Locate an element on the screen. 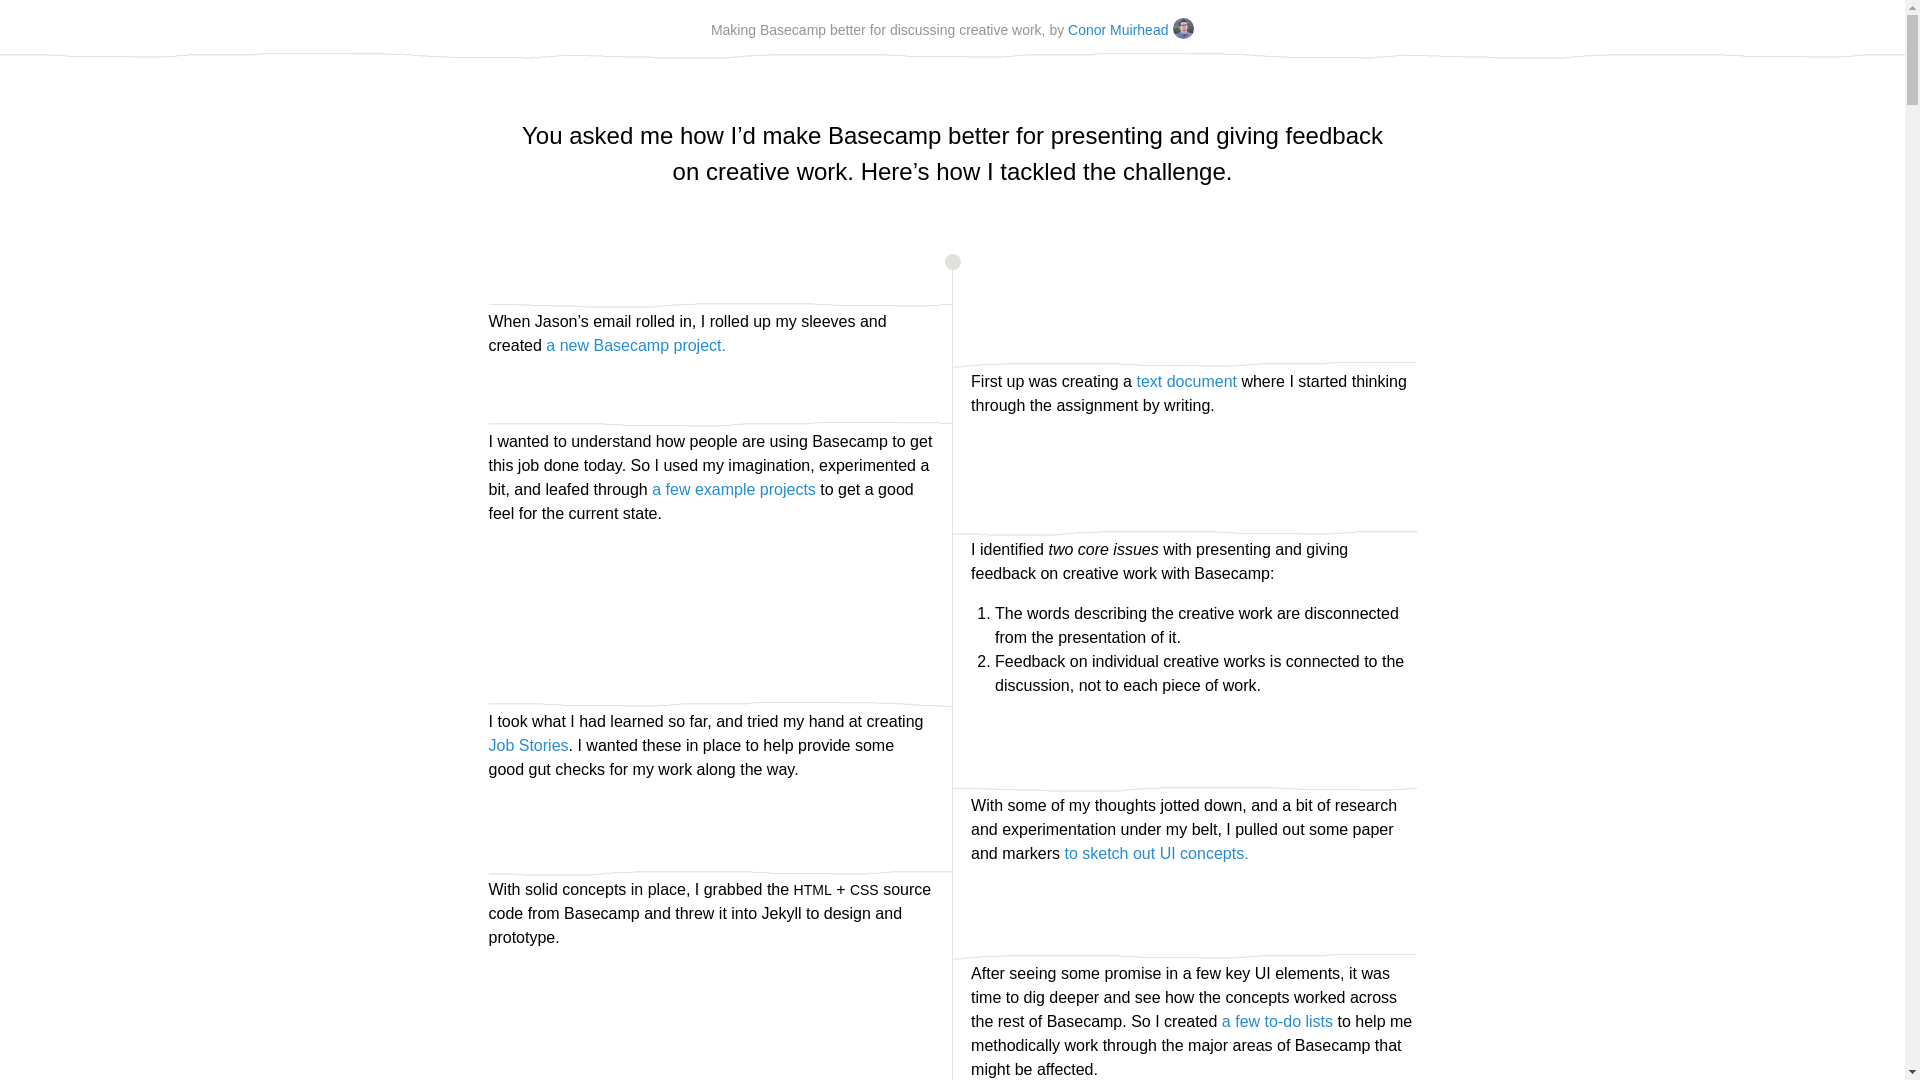 The image size is (1920, 1080). 'a few example projects' is located at coordinates (733, 489).